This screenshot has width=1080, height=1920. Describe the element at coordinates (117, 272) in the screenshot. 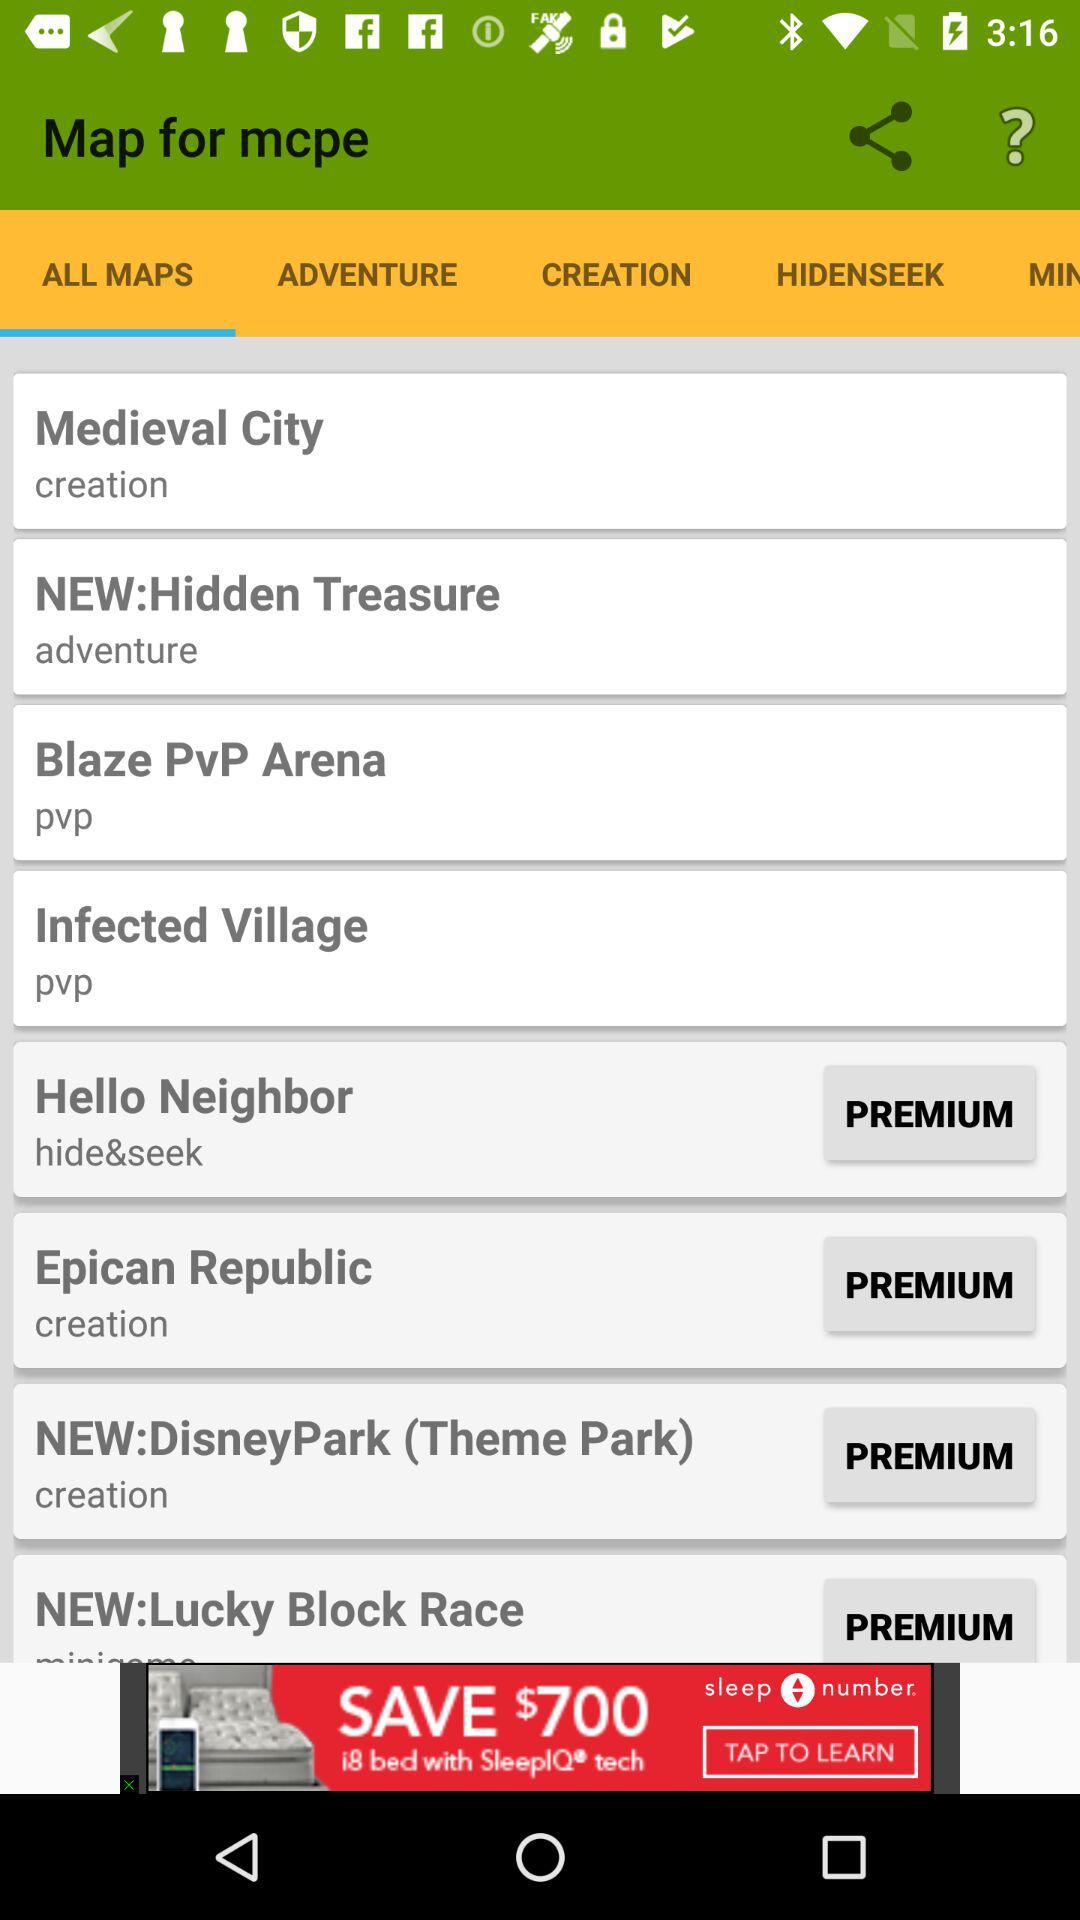

I see `app next to the adventure` at that location.